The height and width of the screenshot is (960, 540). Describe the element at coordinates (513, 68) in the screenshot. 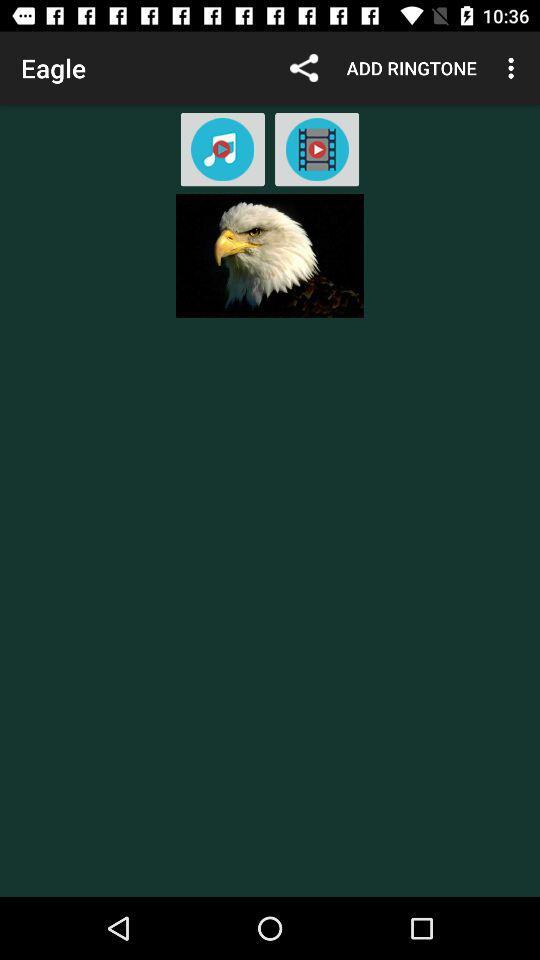

I see `the icon next to add ringtone` at that location.